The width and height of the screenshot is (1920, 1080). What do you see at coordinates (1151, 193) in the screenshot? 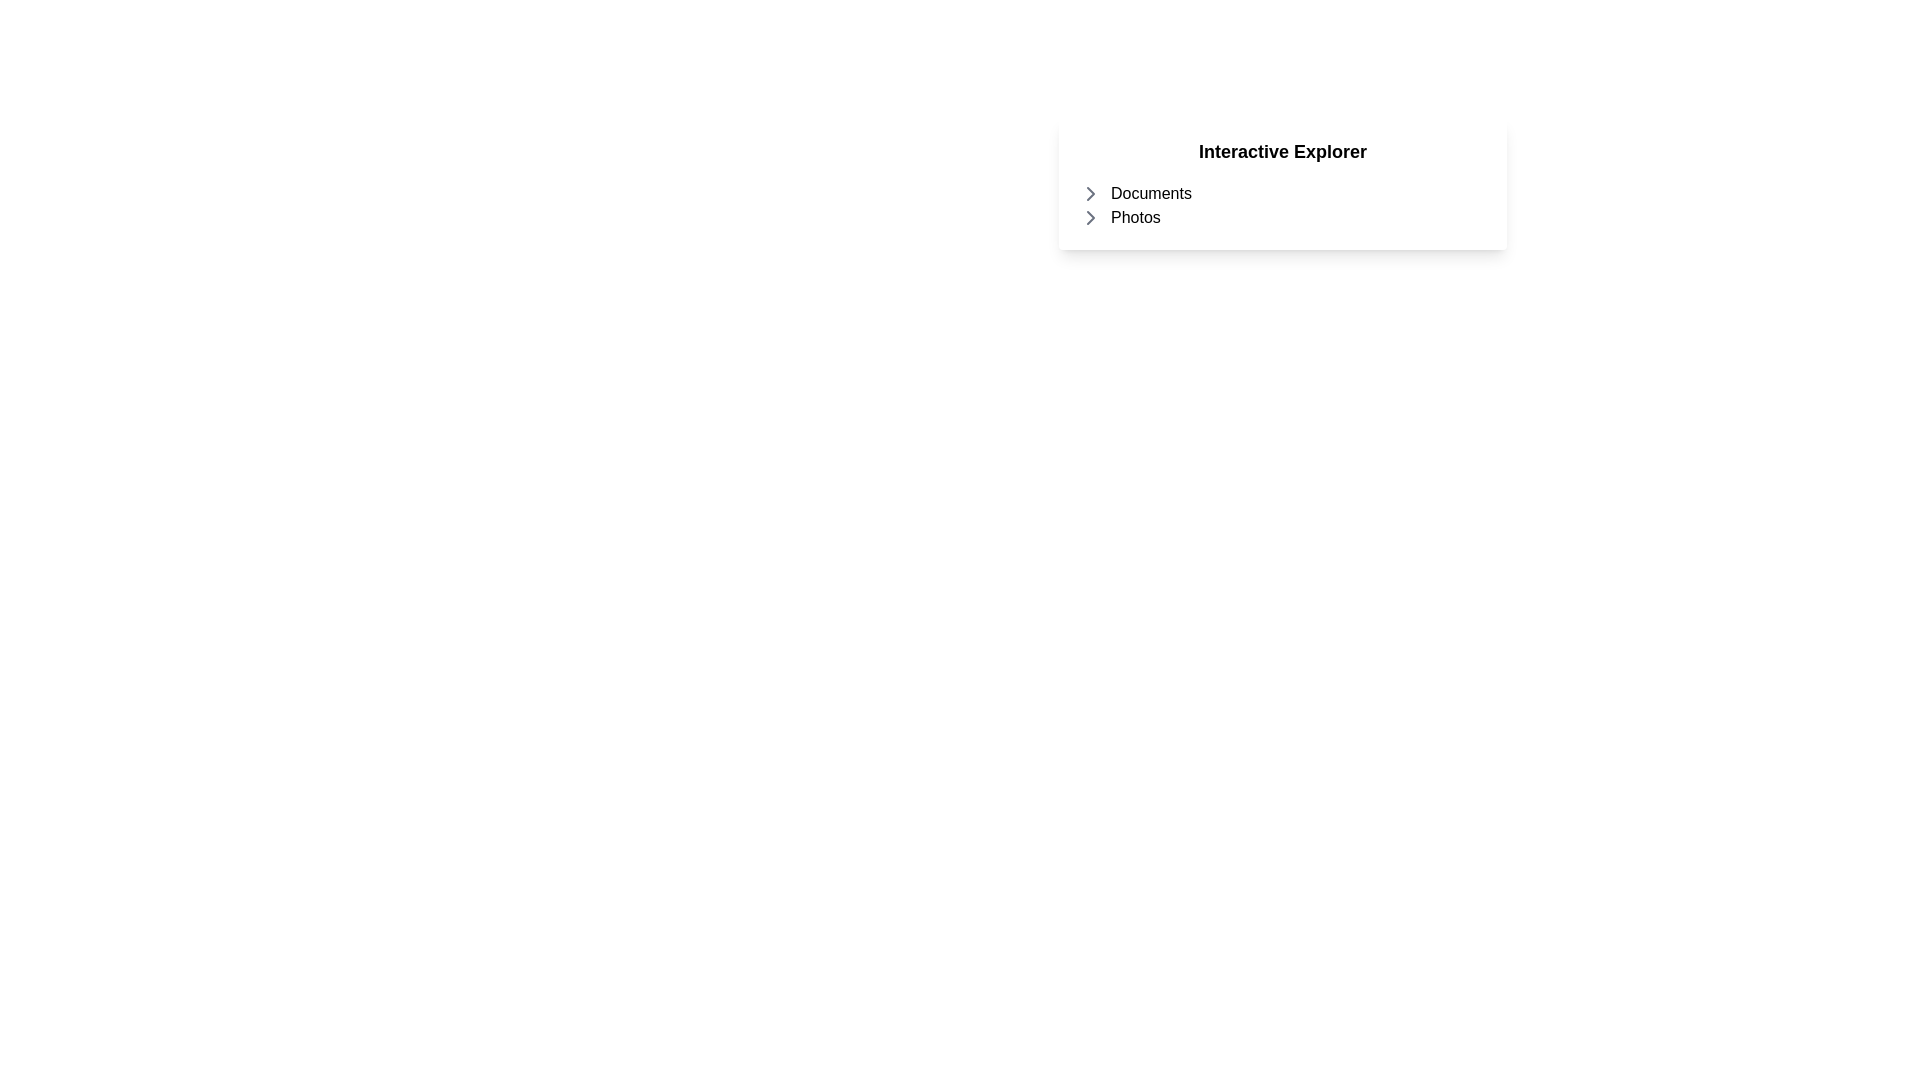
I see `the 'Documents' text label in the 'Interactive Explorer' menu` at bounding box center [1151, 193].